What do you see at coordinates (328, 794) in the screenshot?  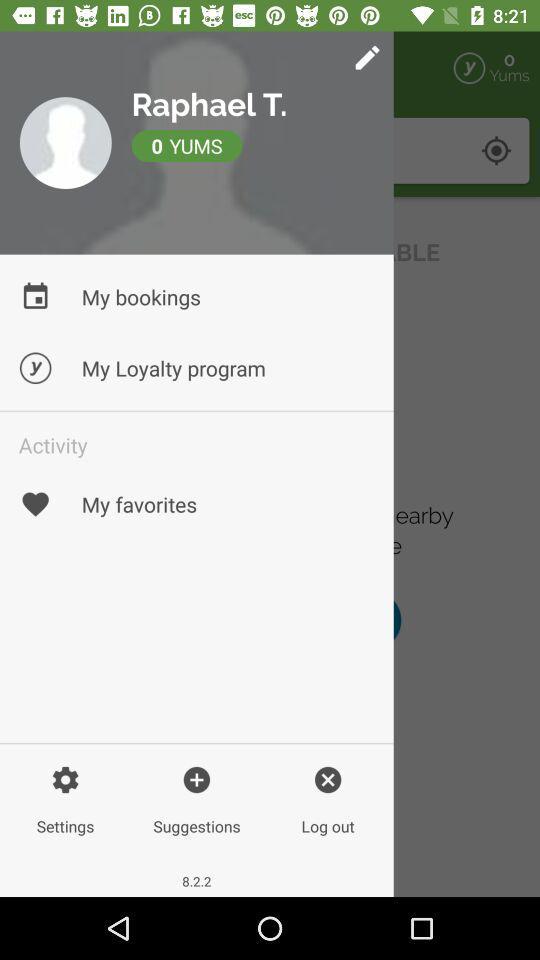 I see `tap the log out icon` at bounding box center [328, 794].